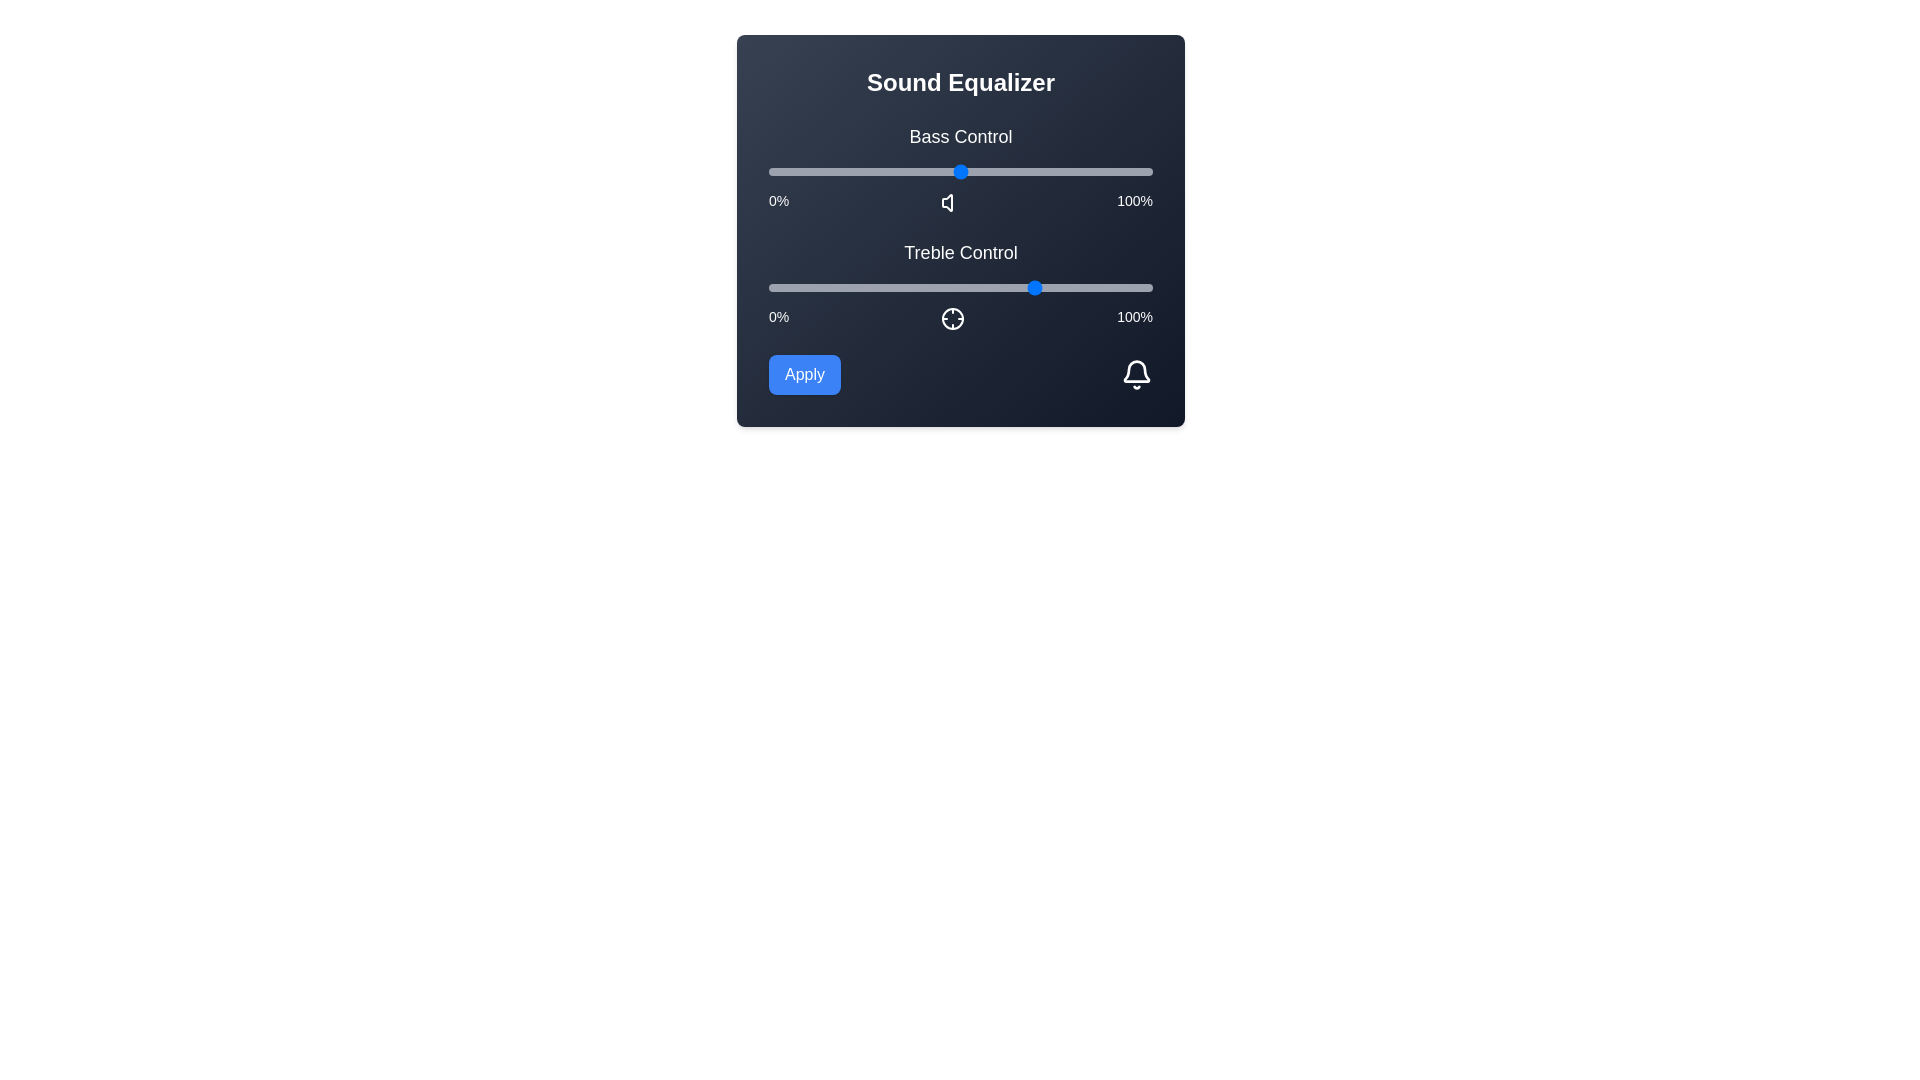 The image size is (1920, 1080). Describe the element at coordinates (1018, 171) in the screenshot. I see `the bass control slider to 65%` at that location.